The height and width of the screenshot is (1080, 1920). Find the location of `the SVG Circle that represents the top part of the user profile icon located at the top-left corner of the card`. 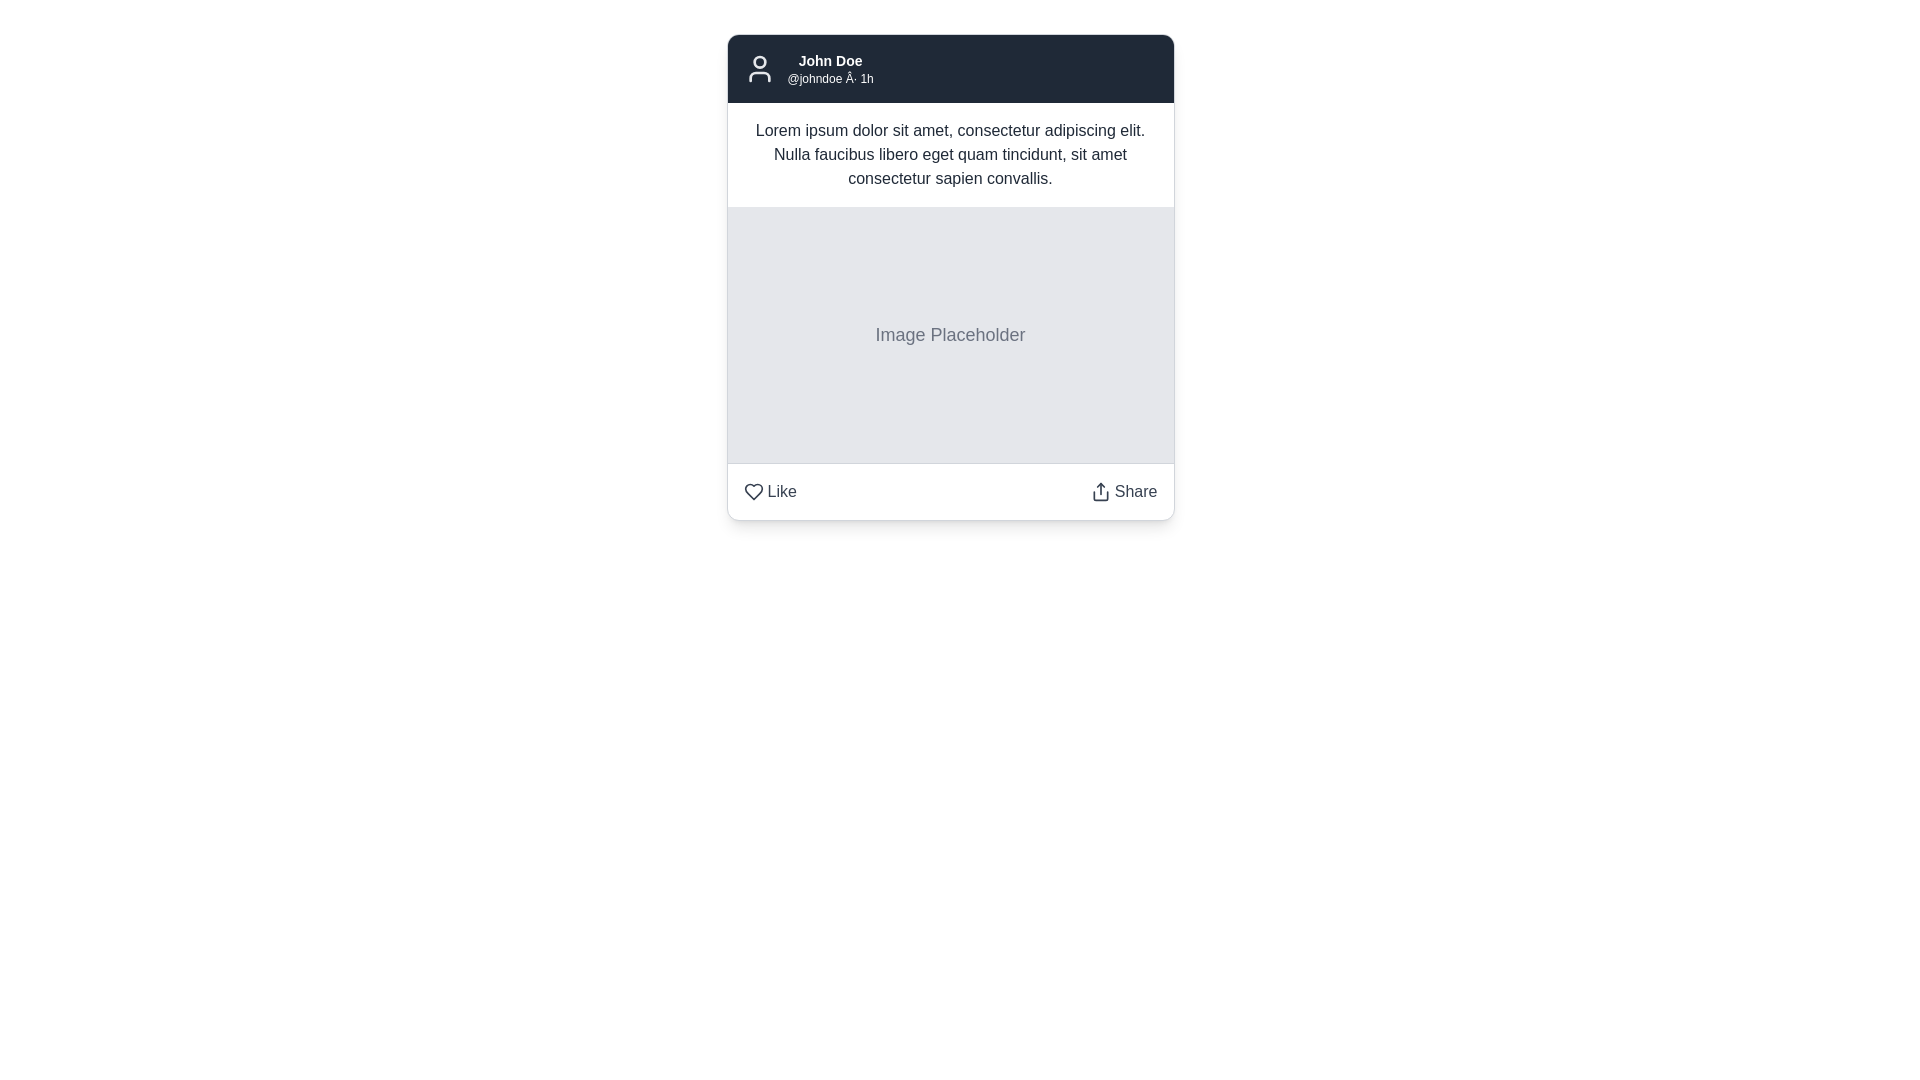

the SVG Circle that represents the top part of the user profile icon located at the top-left corner of the card is located at coordinates (758, 61).